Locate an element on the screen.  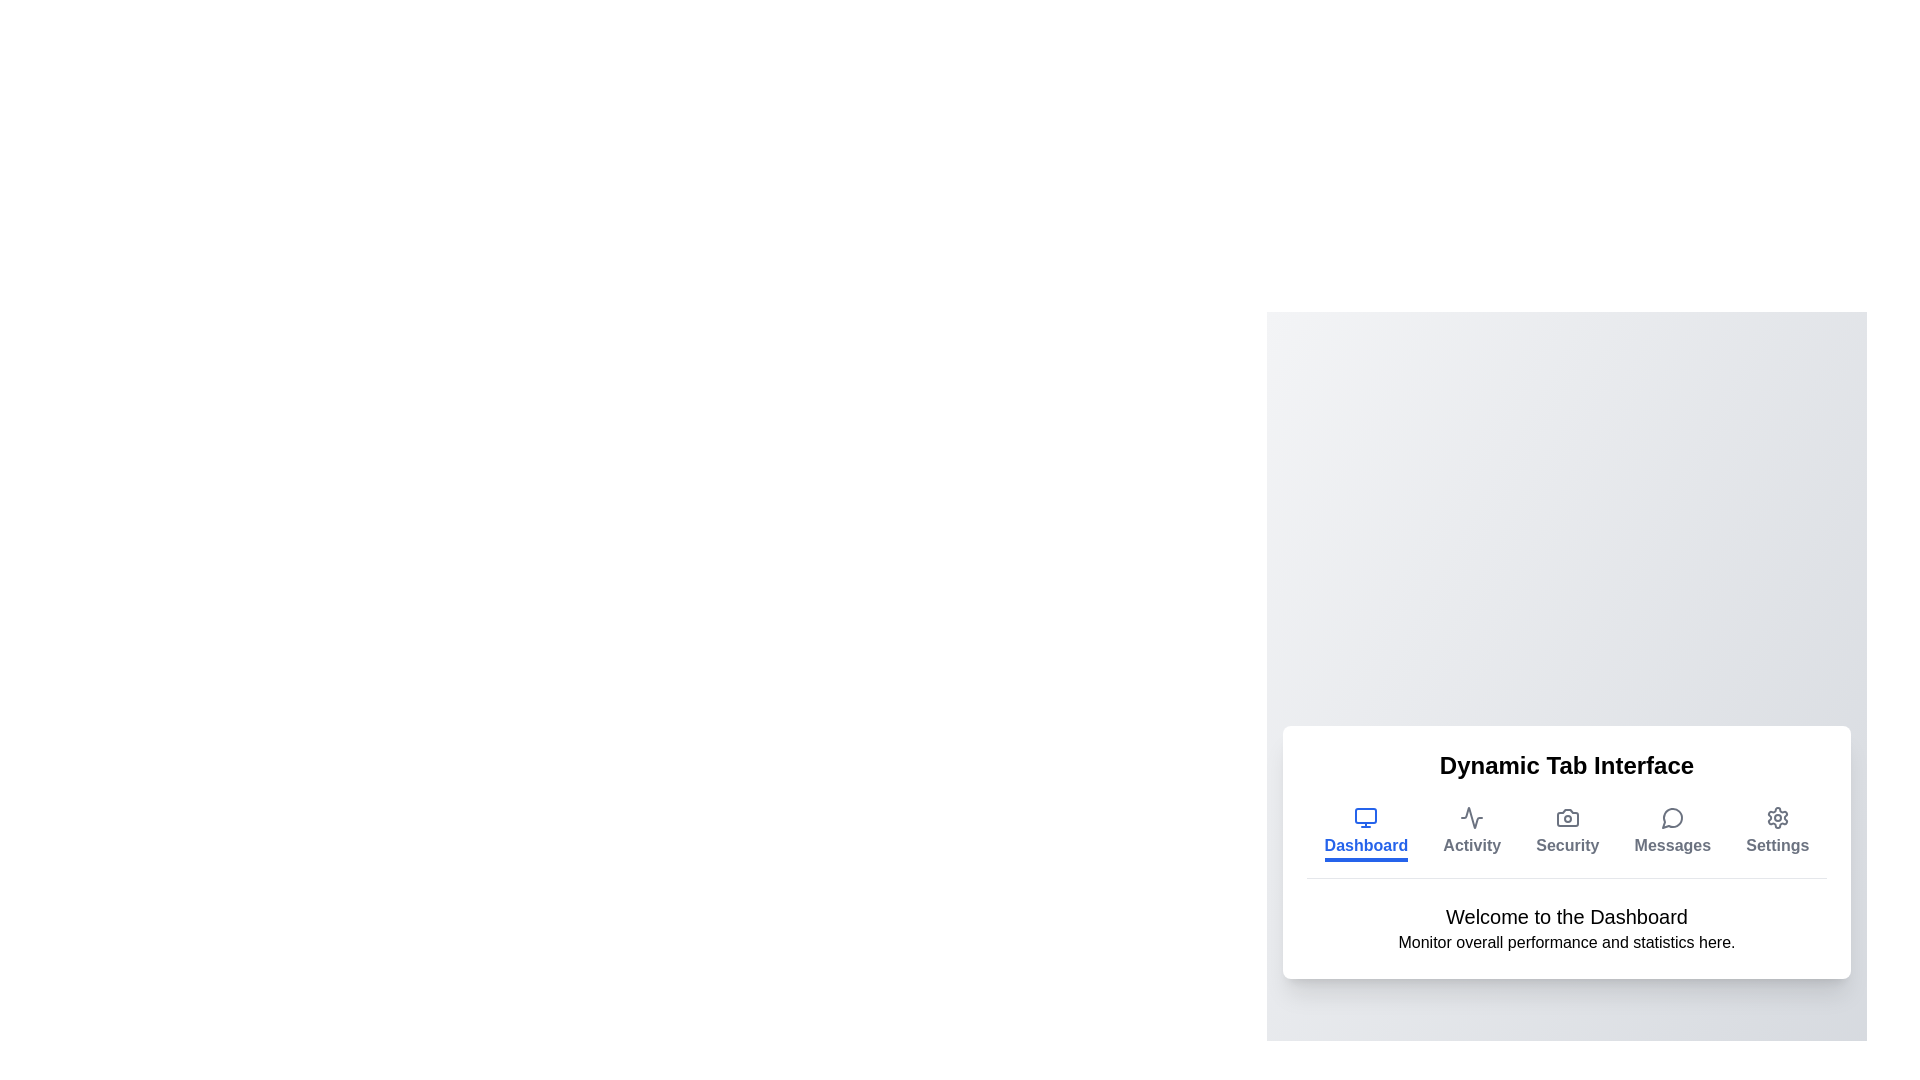
the 'Messages' button, which features a speech bubble icon and gray text, to observe the hover effects is located at coordinates (1672, 833).